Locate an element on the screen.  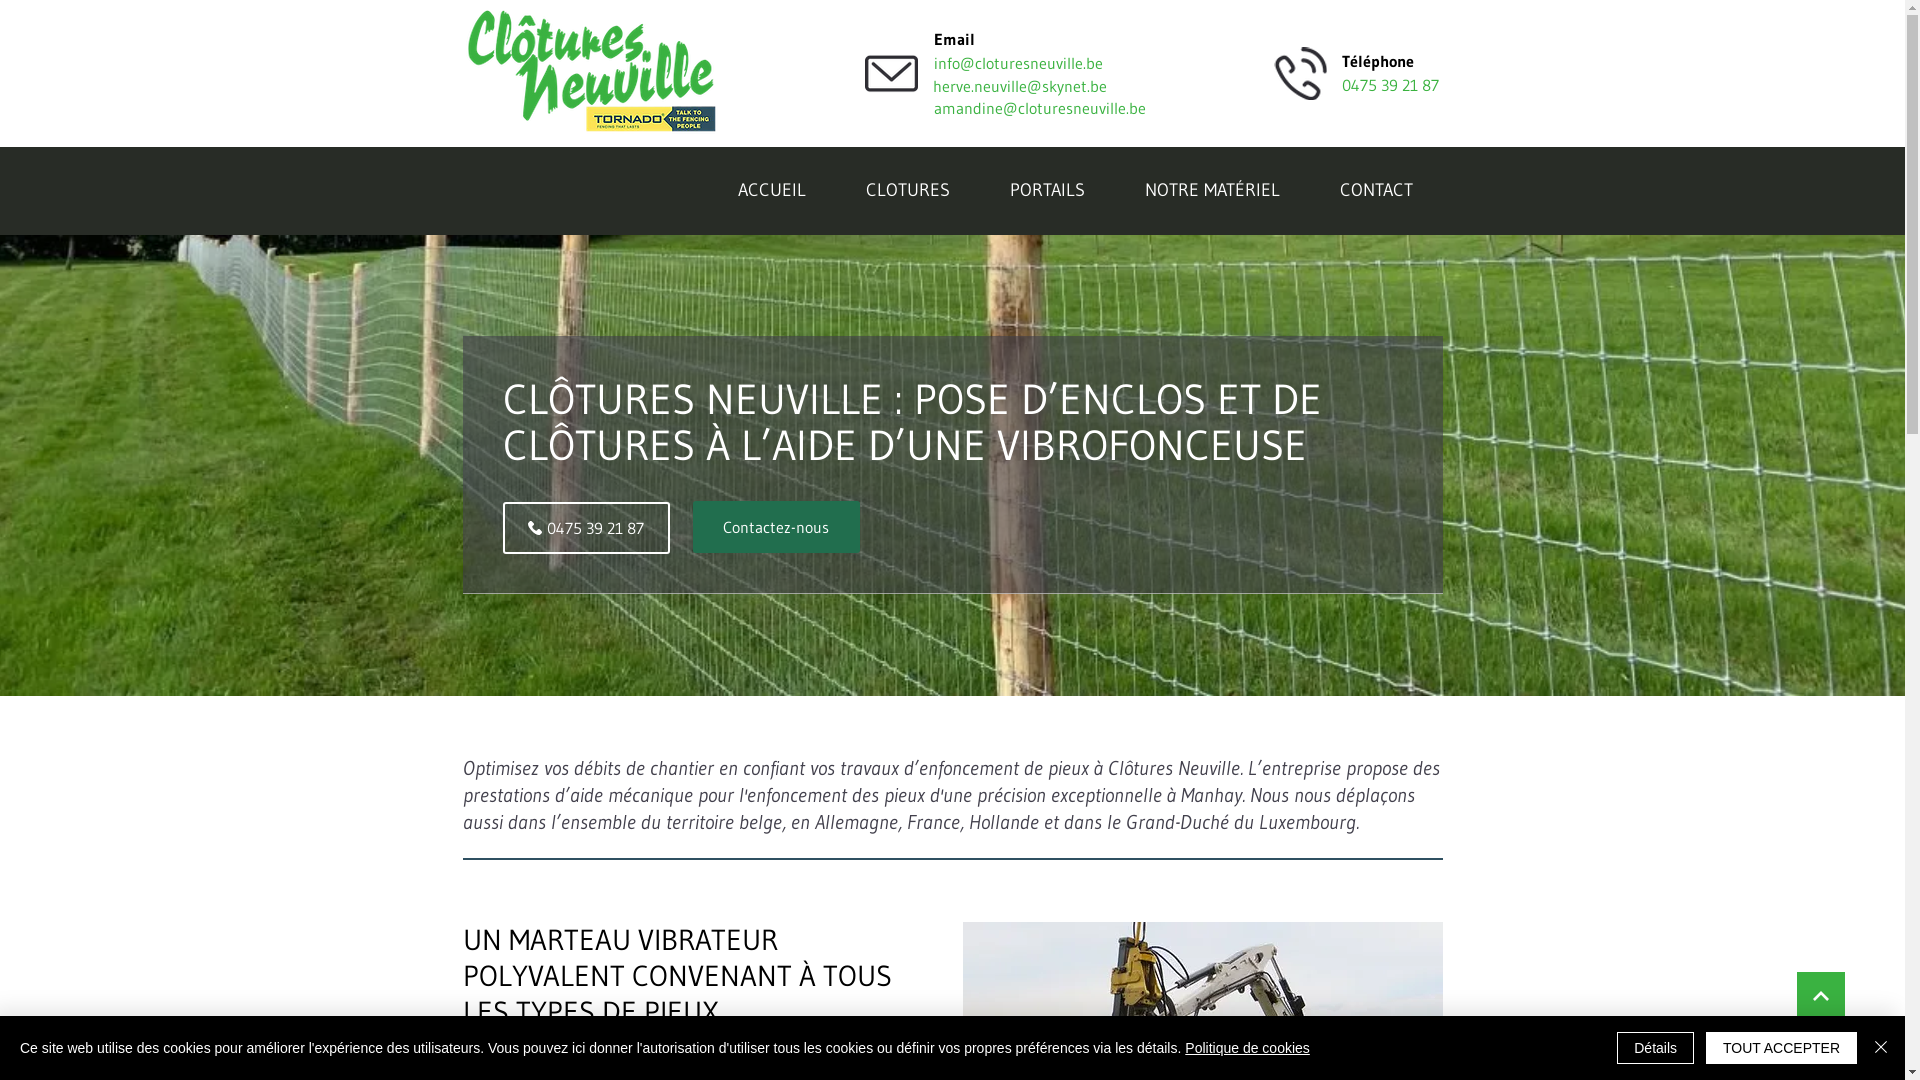
'info@cloturesneuville.be' is located at coordinates (1018, 61).